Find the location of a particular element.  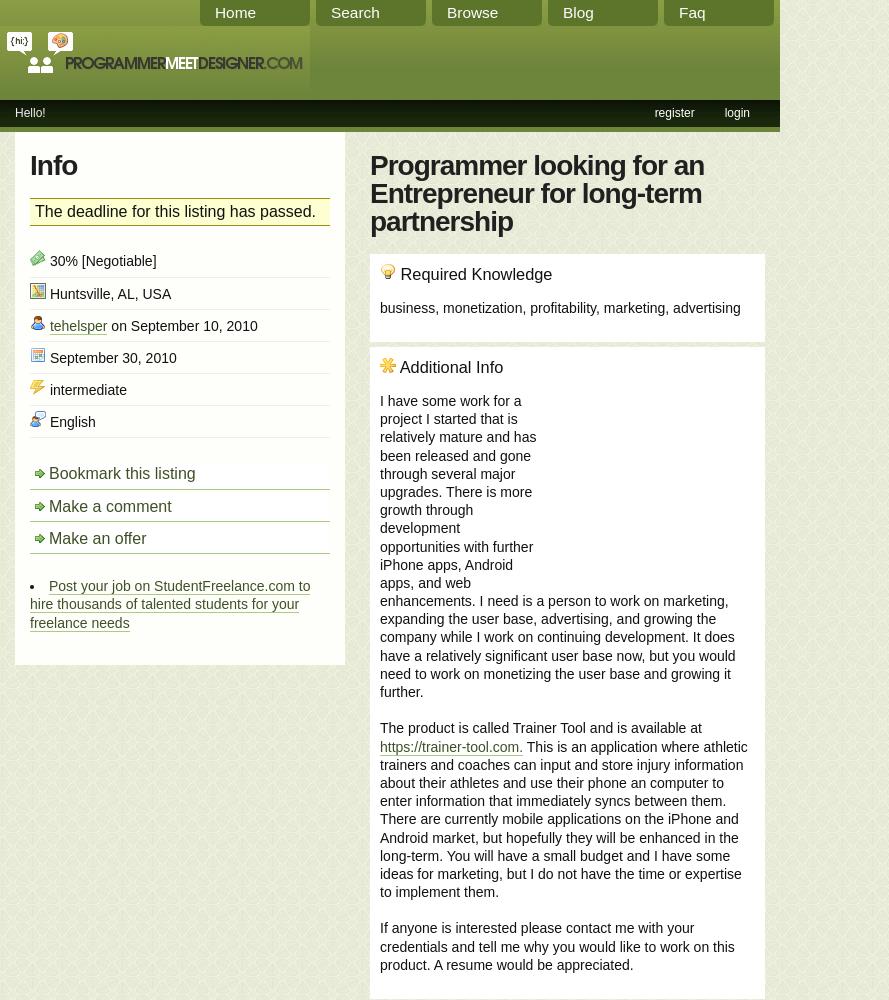

'30% [Negotiable]' is located at coordinates (99, 261).